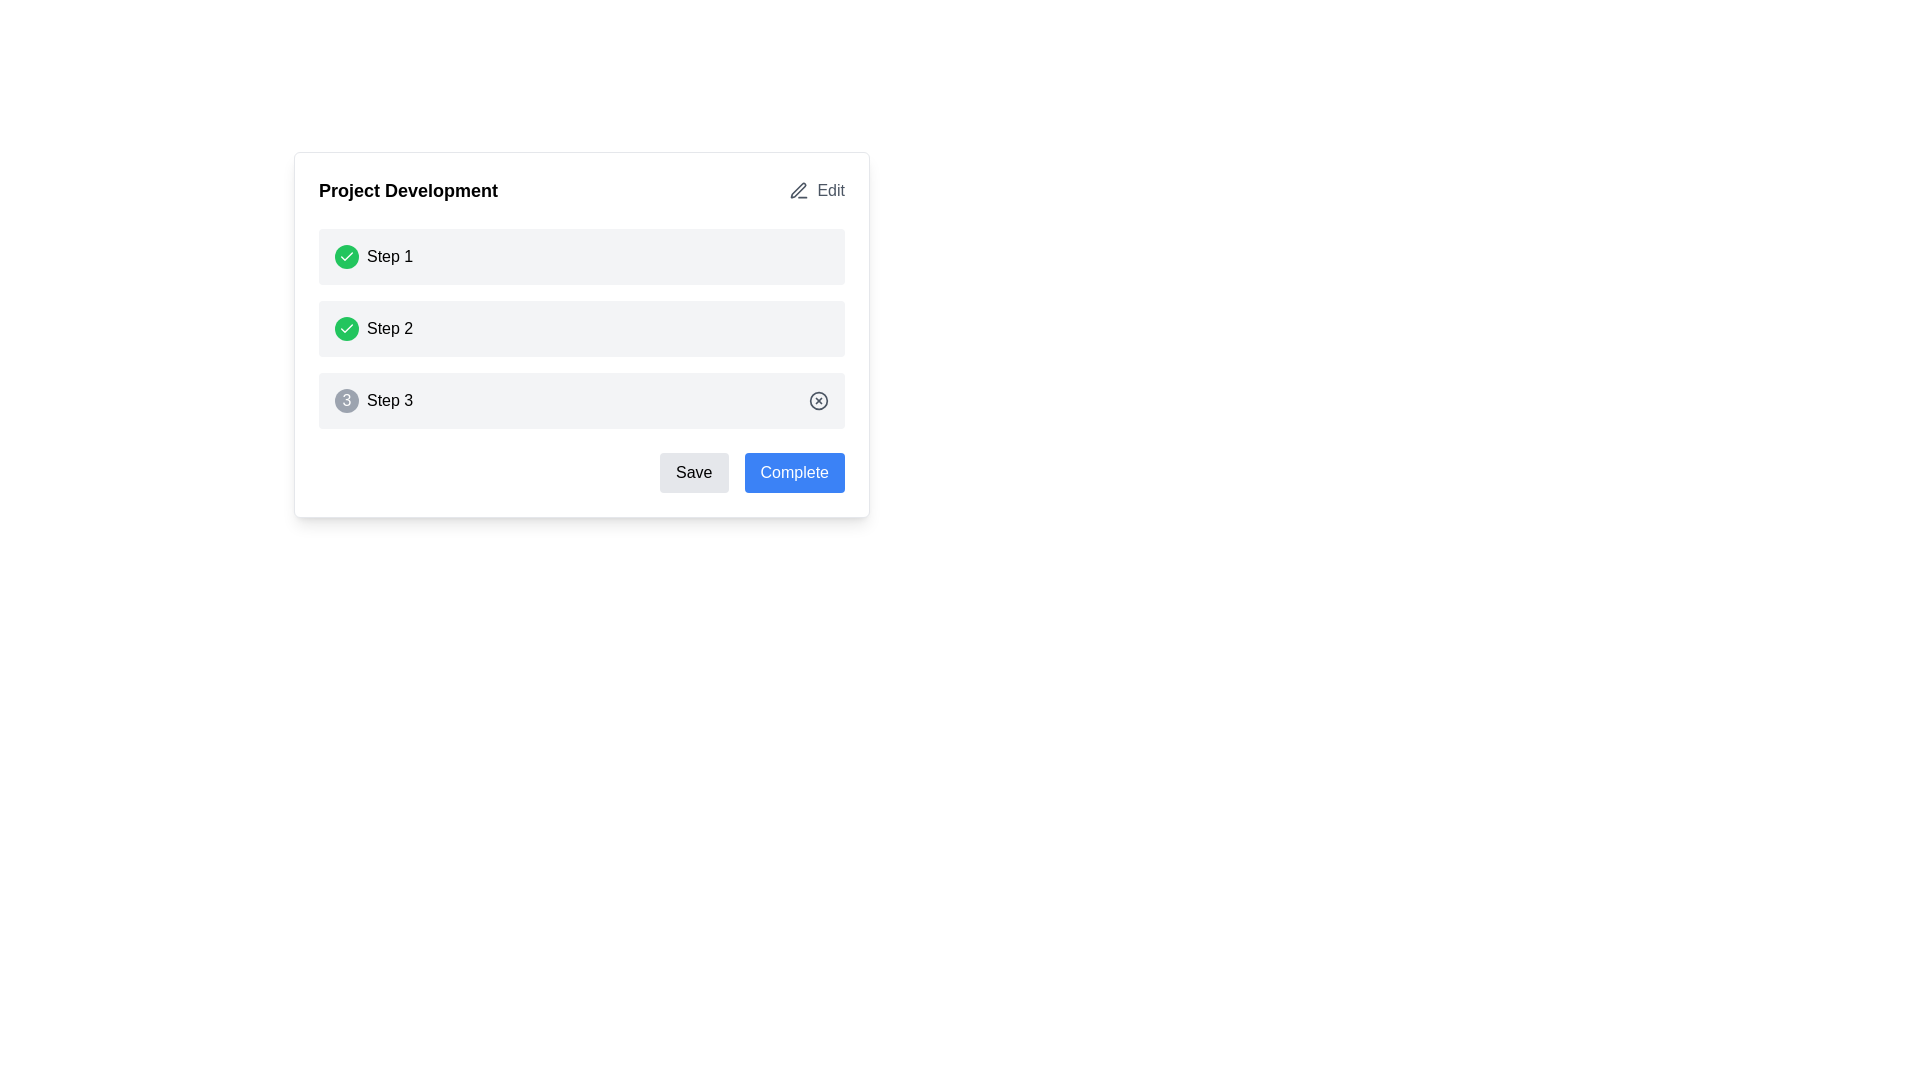 This screenshot has width=1920, height=1080. What do you see at coordinates (390, 256) in the screenshot?
I see `the text label indicating the title or description of the first step in the sequence, positioned to the right of a green circular icon with a white checkmark` at bounding box center [390, 256].